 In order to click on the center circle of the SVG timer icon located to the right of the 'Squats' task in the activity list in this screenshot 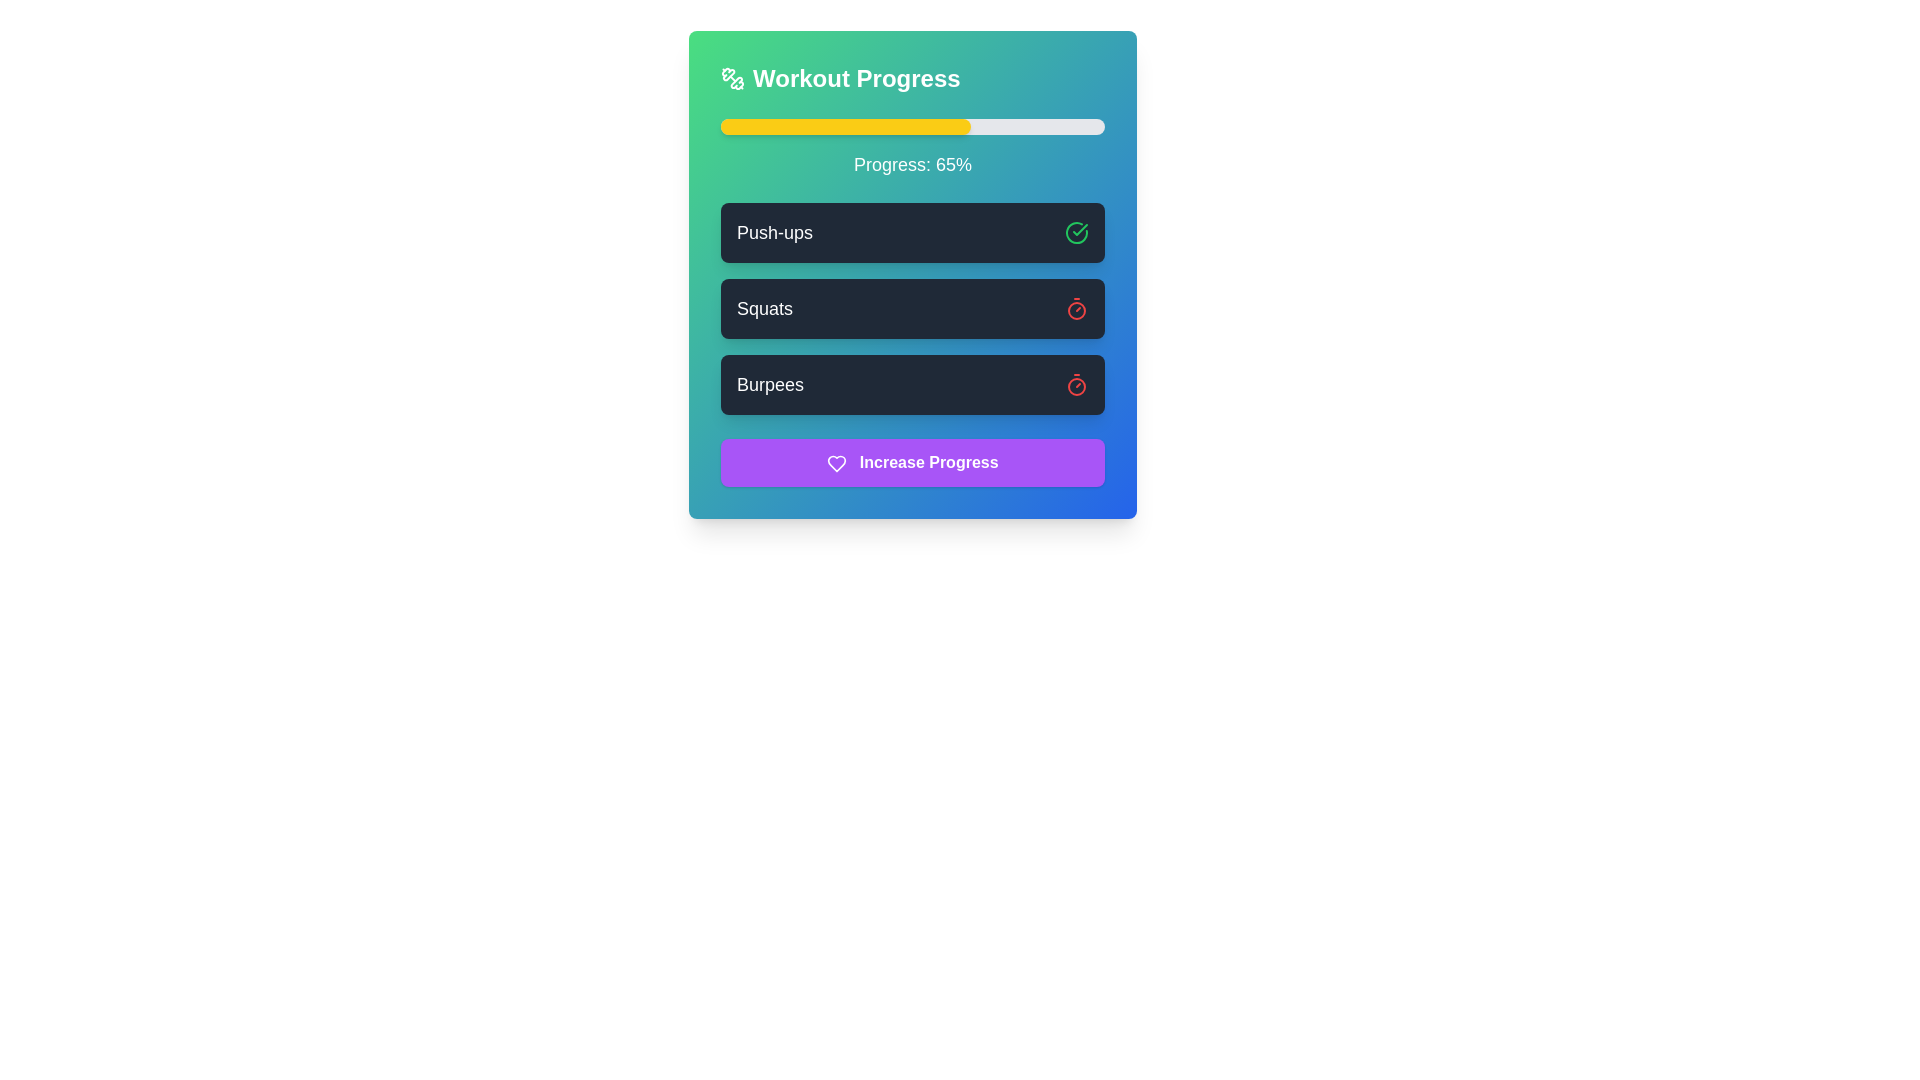, I will do `click(1075, 311)`.